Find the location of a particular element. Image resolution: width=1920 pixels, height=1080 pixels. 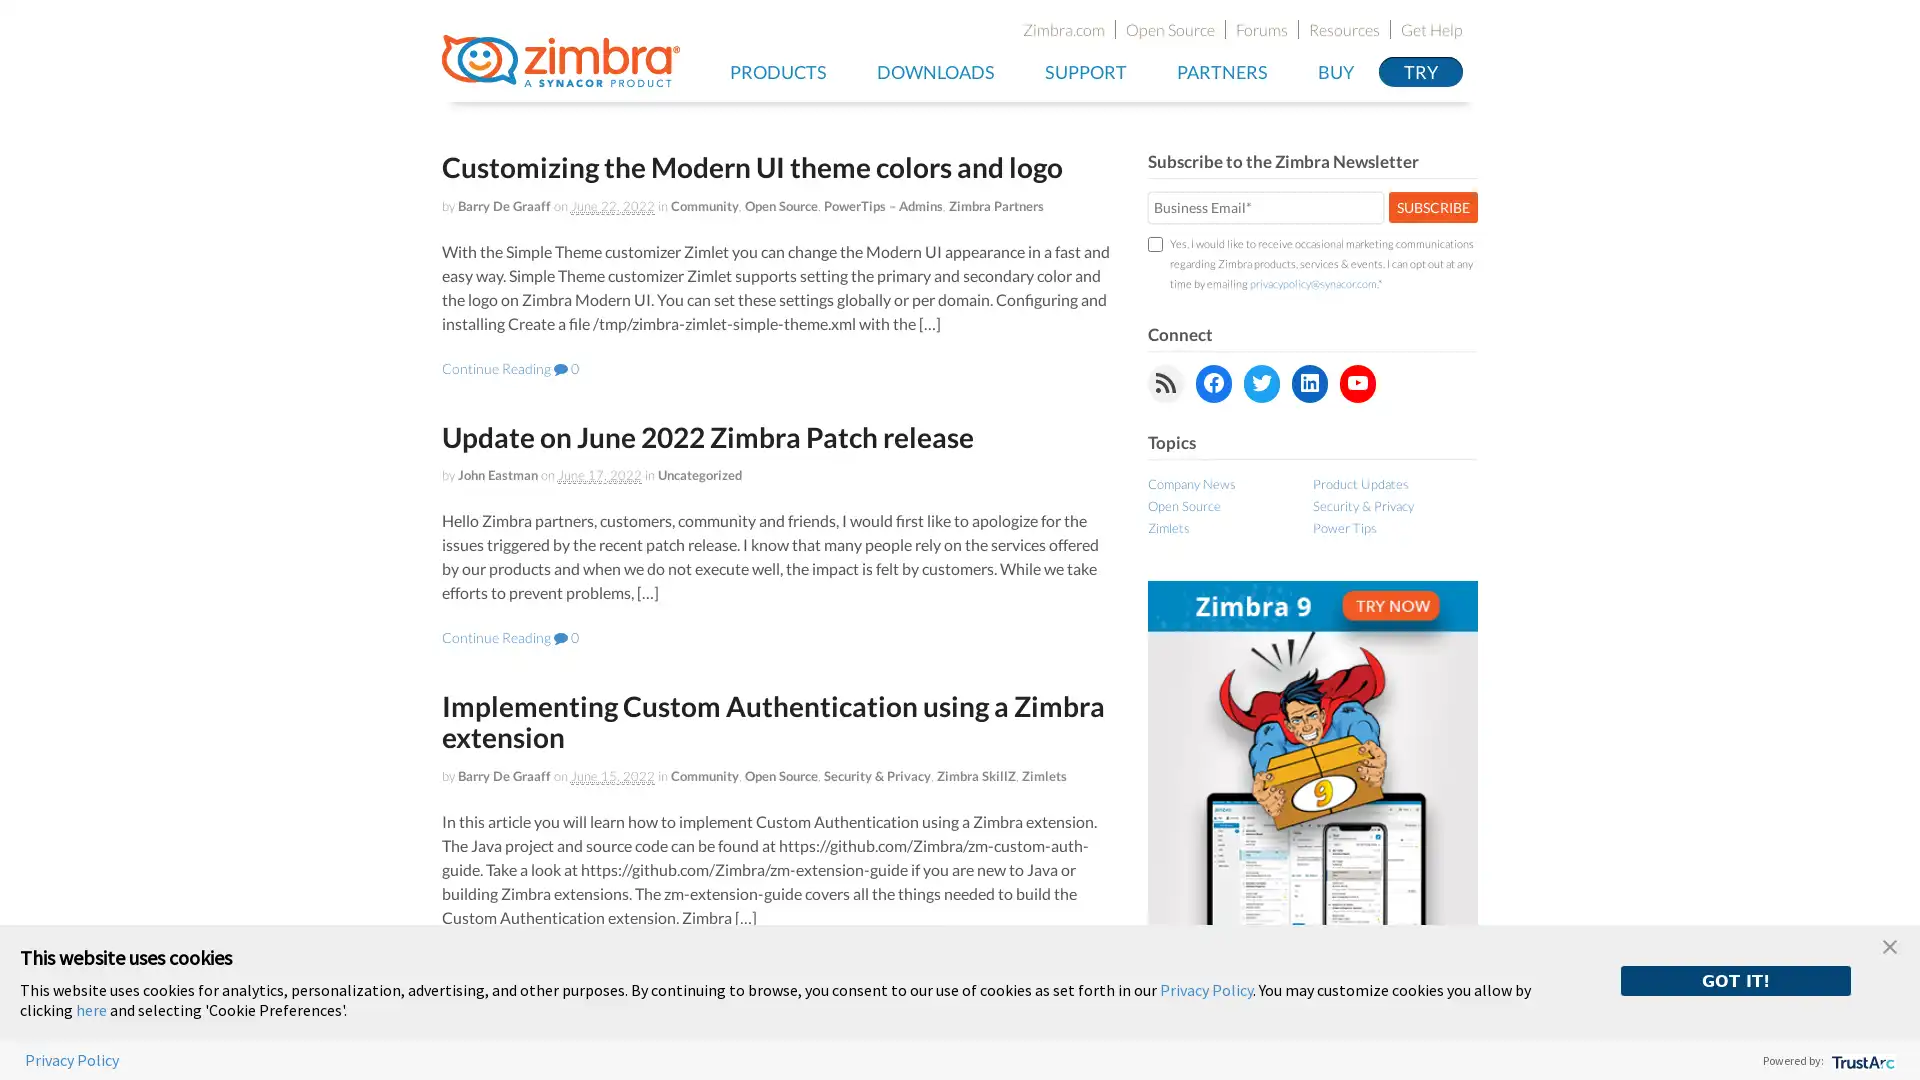

SUBSCRIBE is located at coordinates (1434, 207).